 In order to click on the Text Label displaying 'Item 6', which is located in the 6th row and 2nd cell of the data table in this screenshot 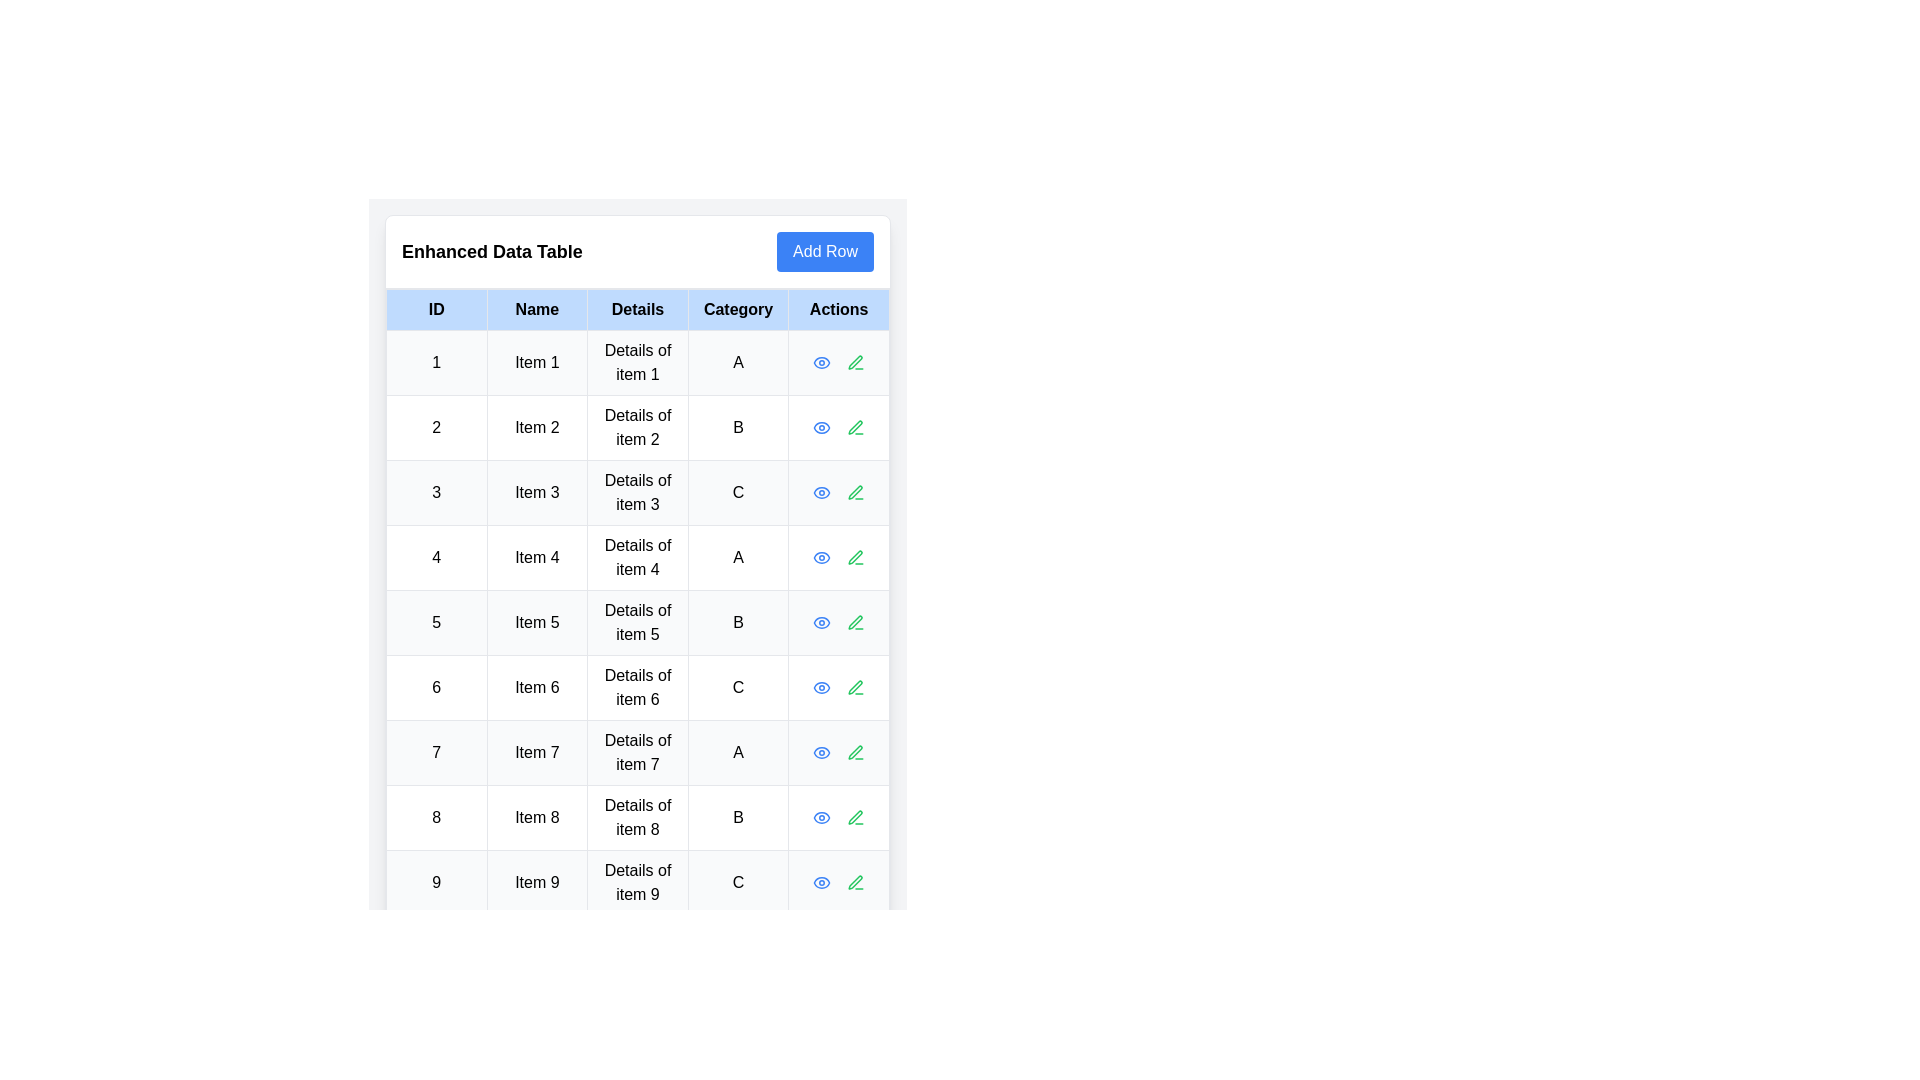, I will do `click(537, 686)`.